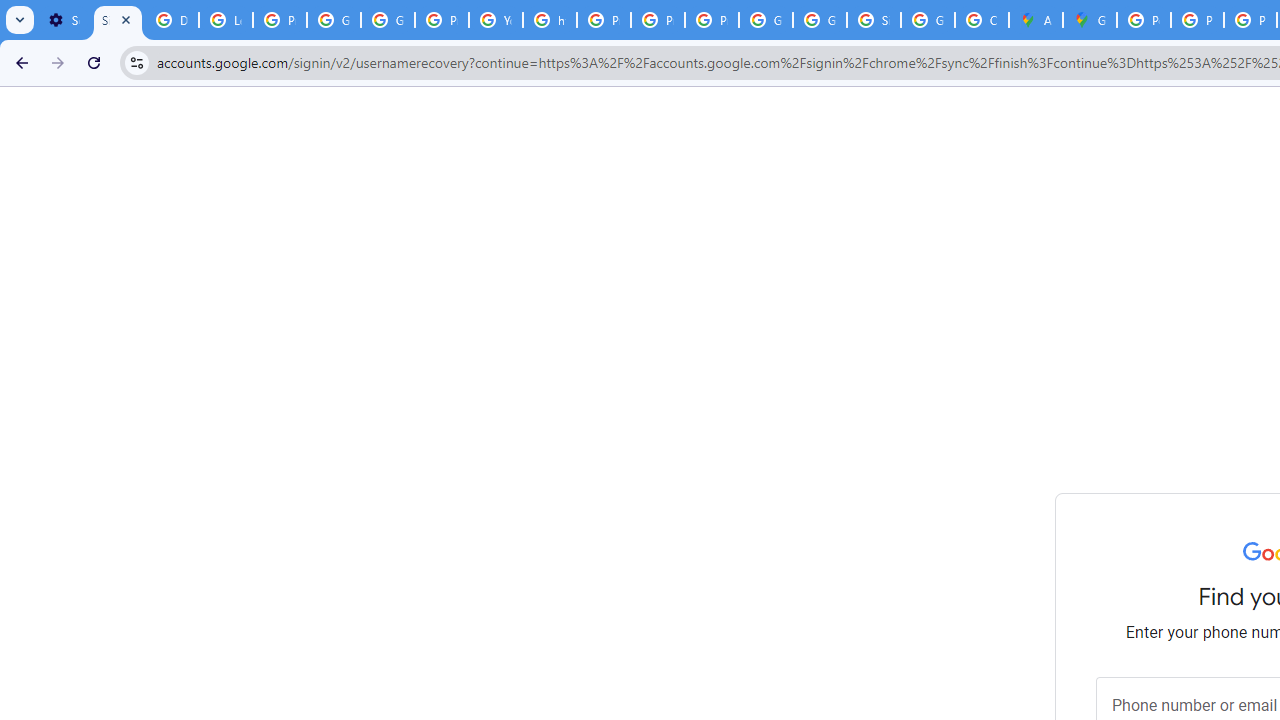  I want to click on 'Reload', so click(93, 61).